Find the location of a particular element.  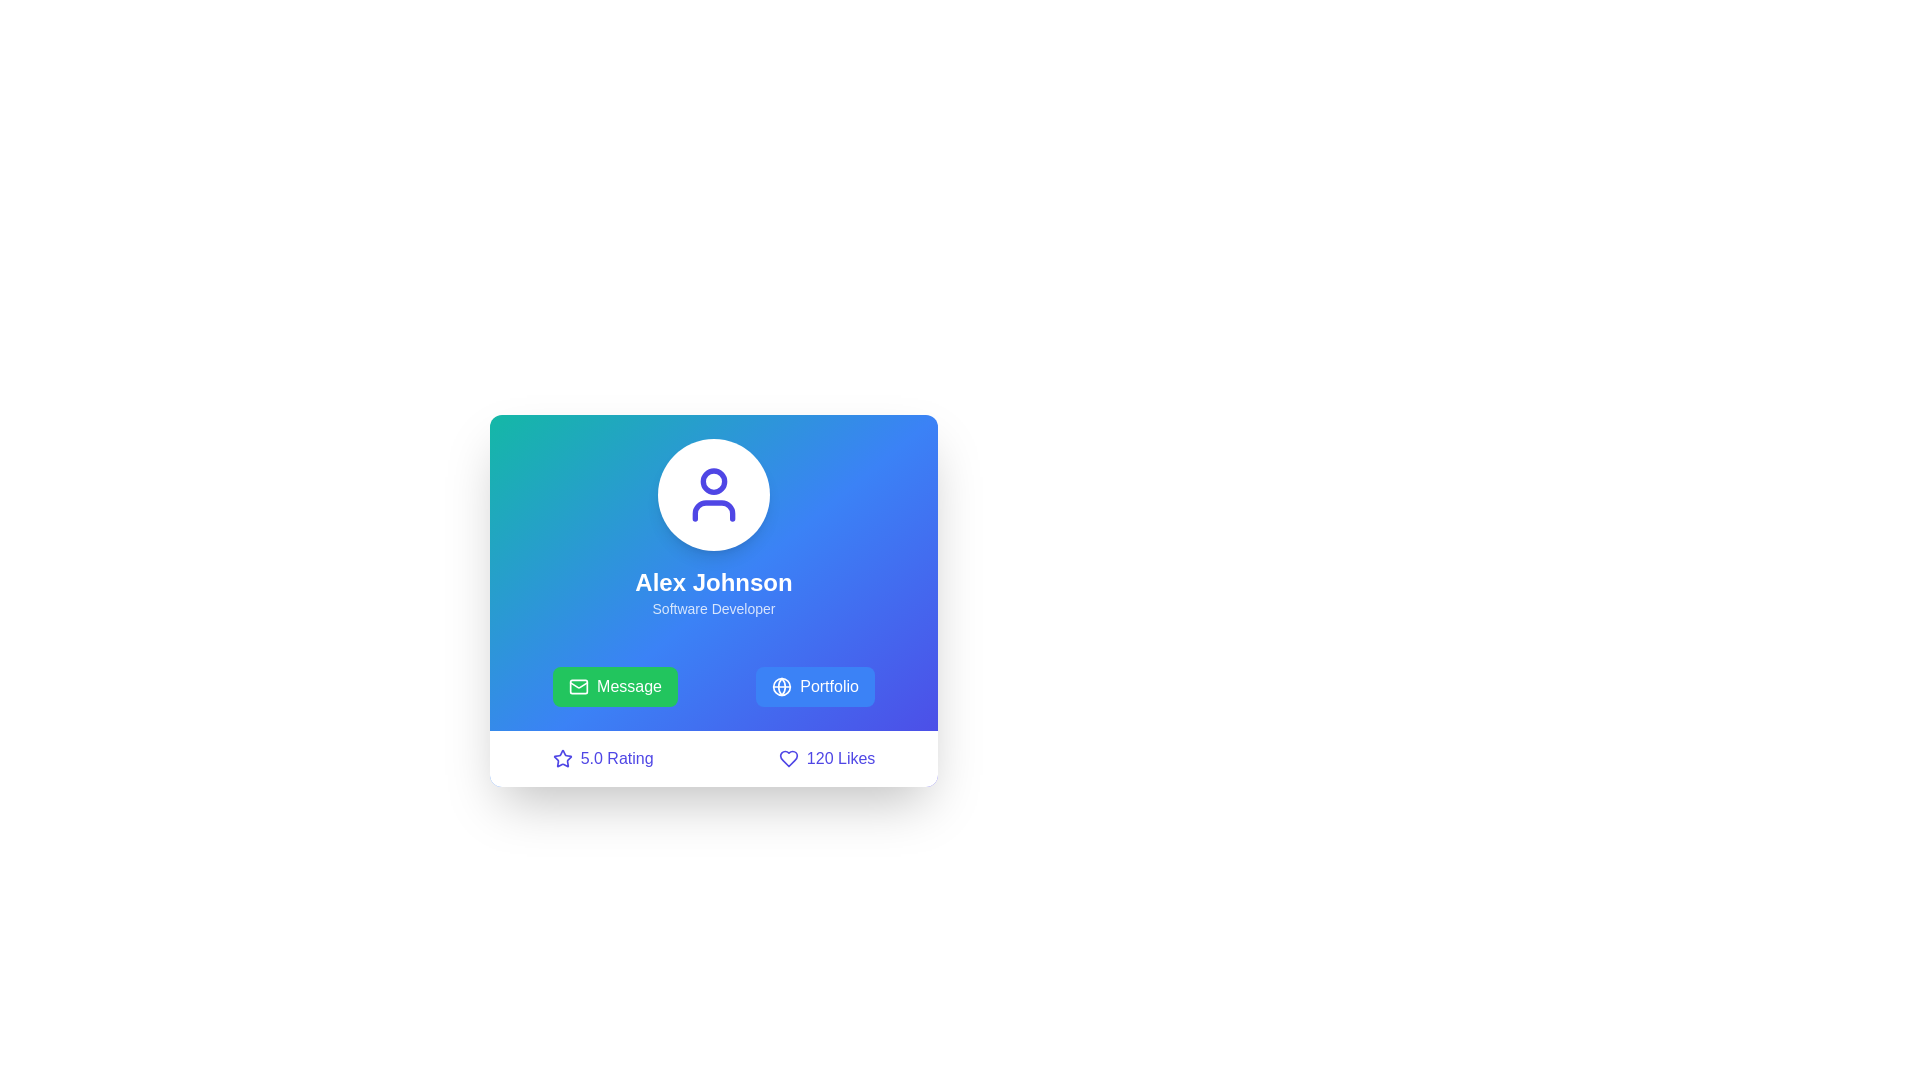

the star-shaped rating icon located to the left of the '5.0 Rating' text label in the bottom-left segment of the profile card is located at coordinates (561, 758).